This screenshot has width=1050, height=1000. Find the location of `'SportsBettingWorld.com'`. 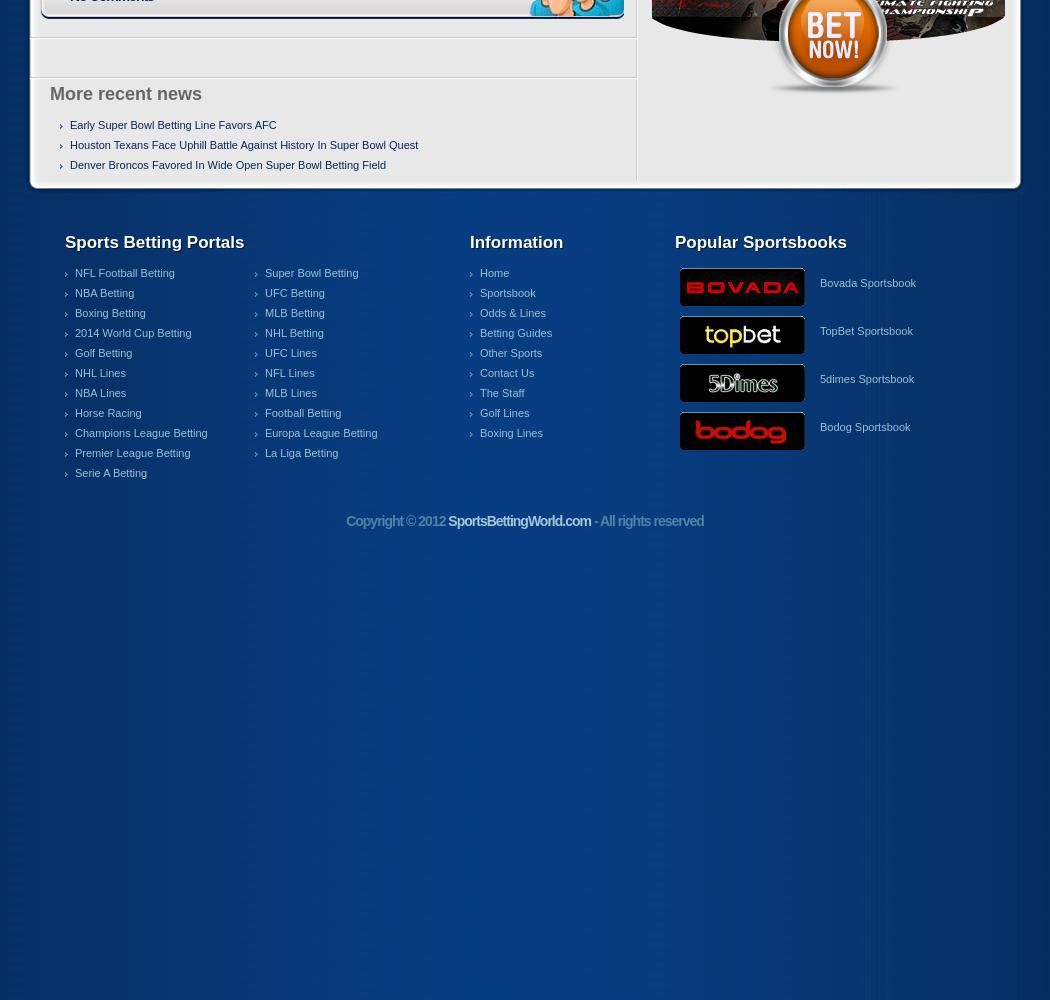

'SportsBettingWorld.com' is located at coordinates (518, 521).